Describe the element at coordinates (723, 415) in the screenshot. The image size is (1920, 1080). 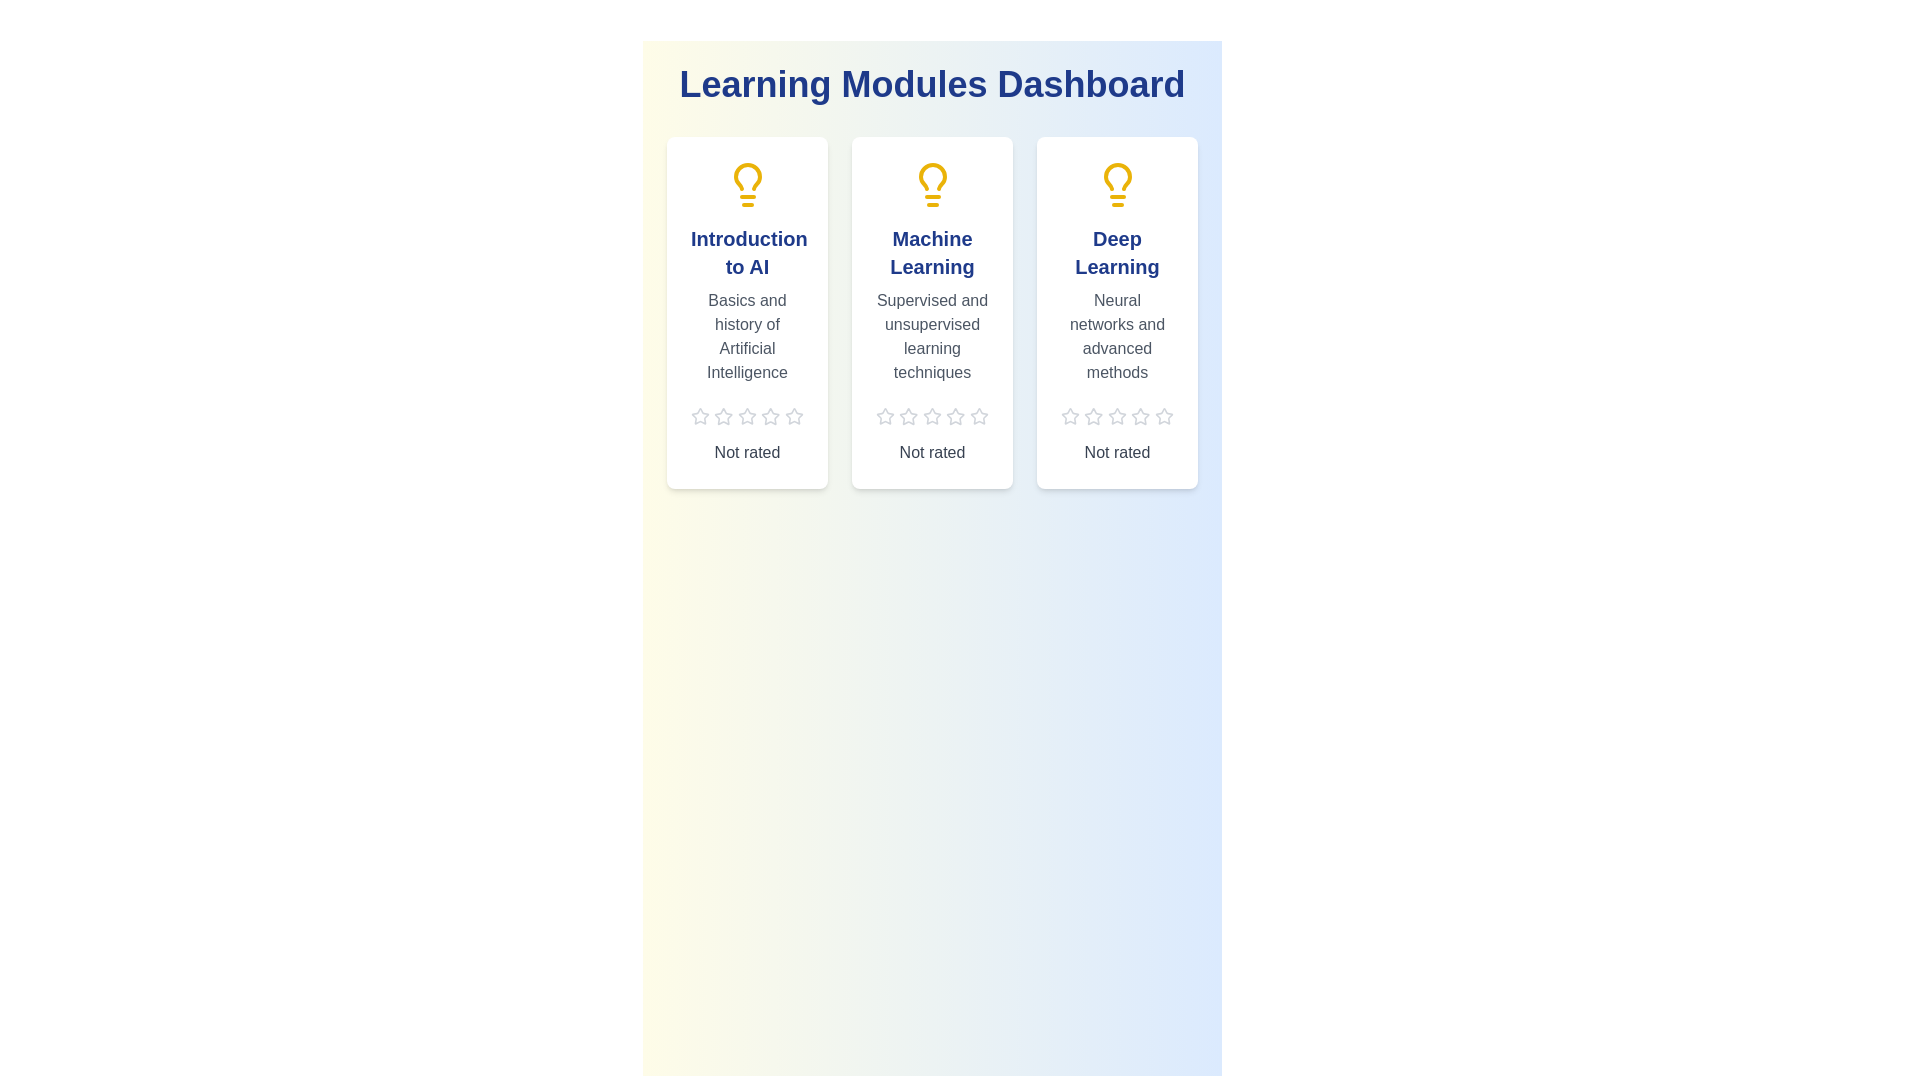
I see `the star corresponding to 2 stars to preview the rating` at that location.